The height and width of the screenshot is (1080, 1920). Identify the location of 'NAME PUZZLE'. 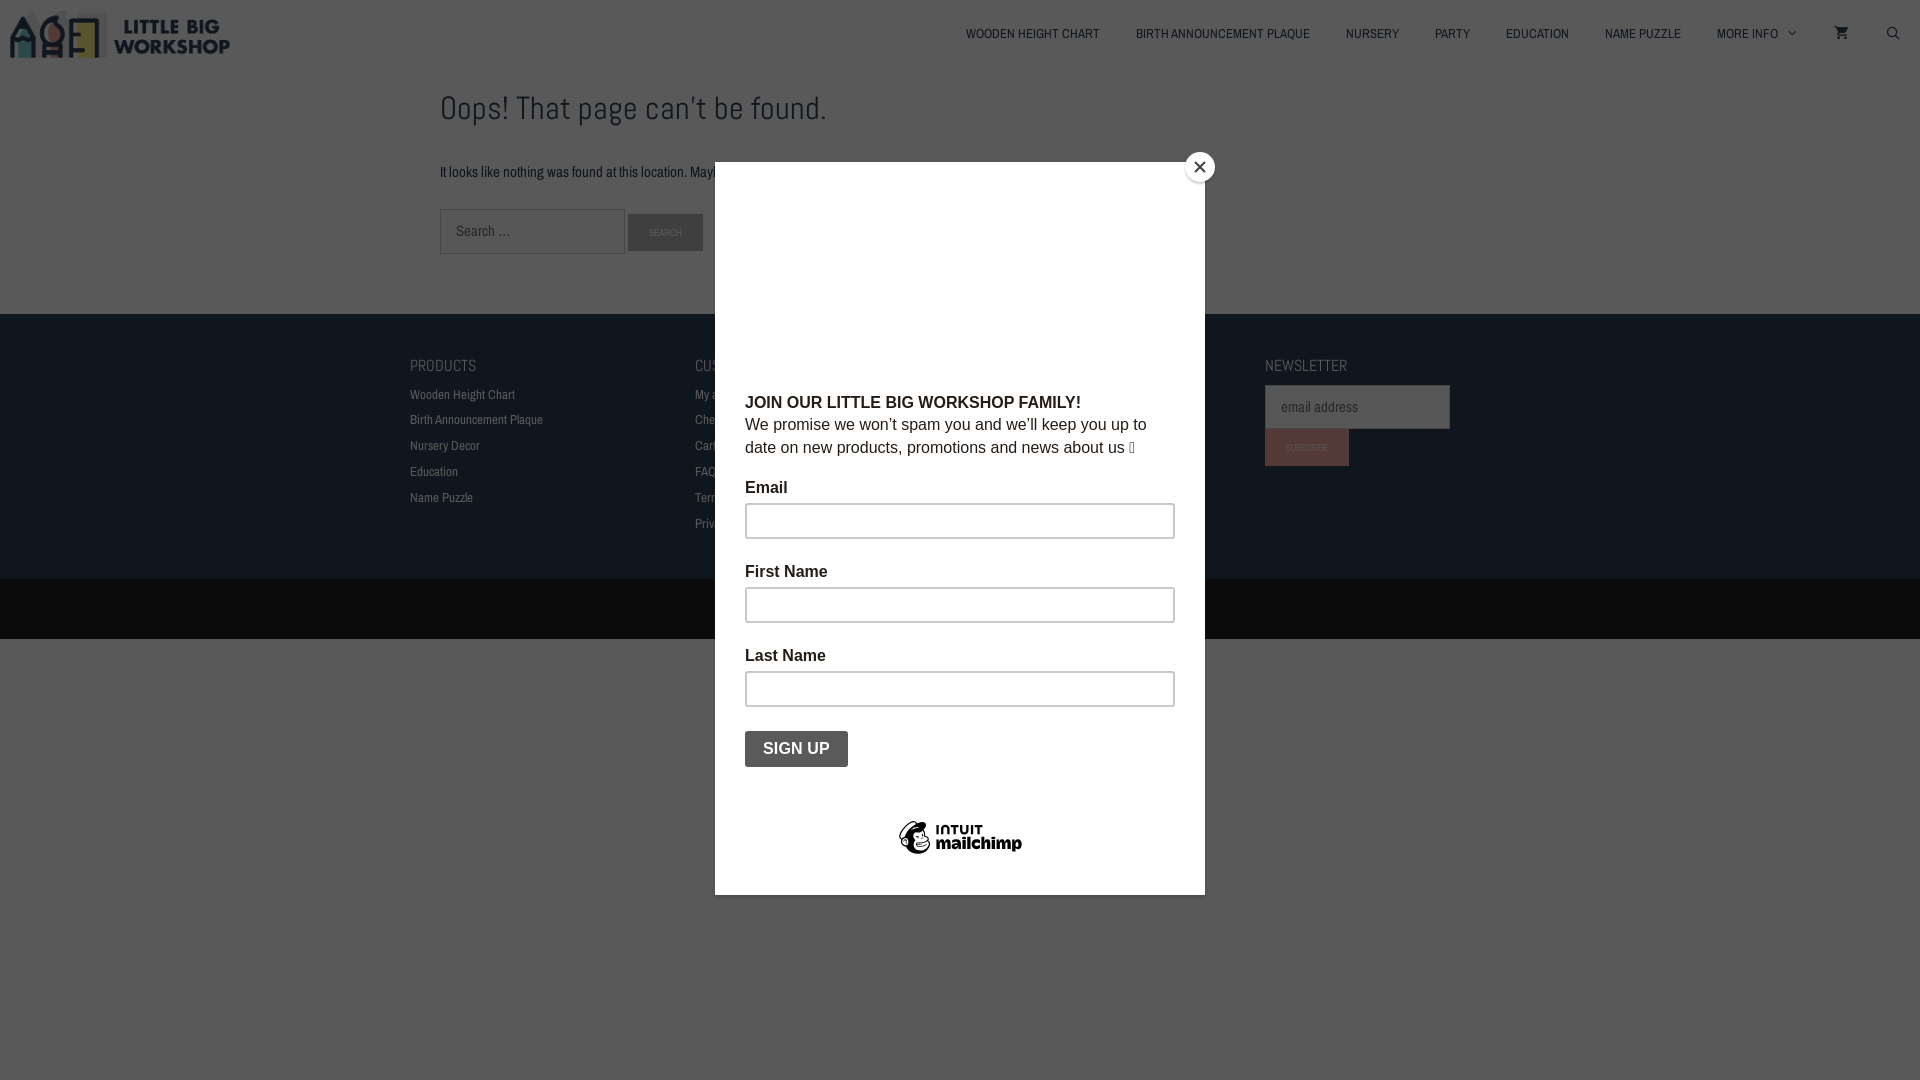
(1586, 34).